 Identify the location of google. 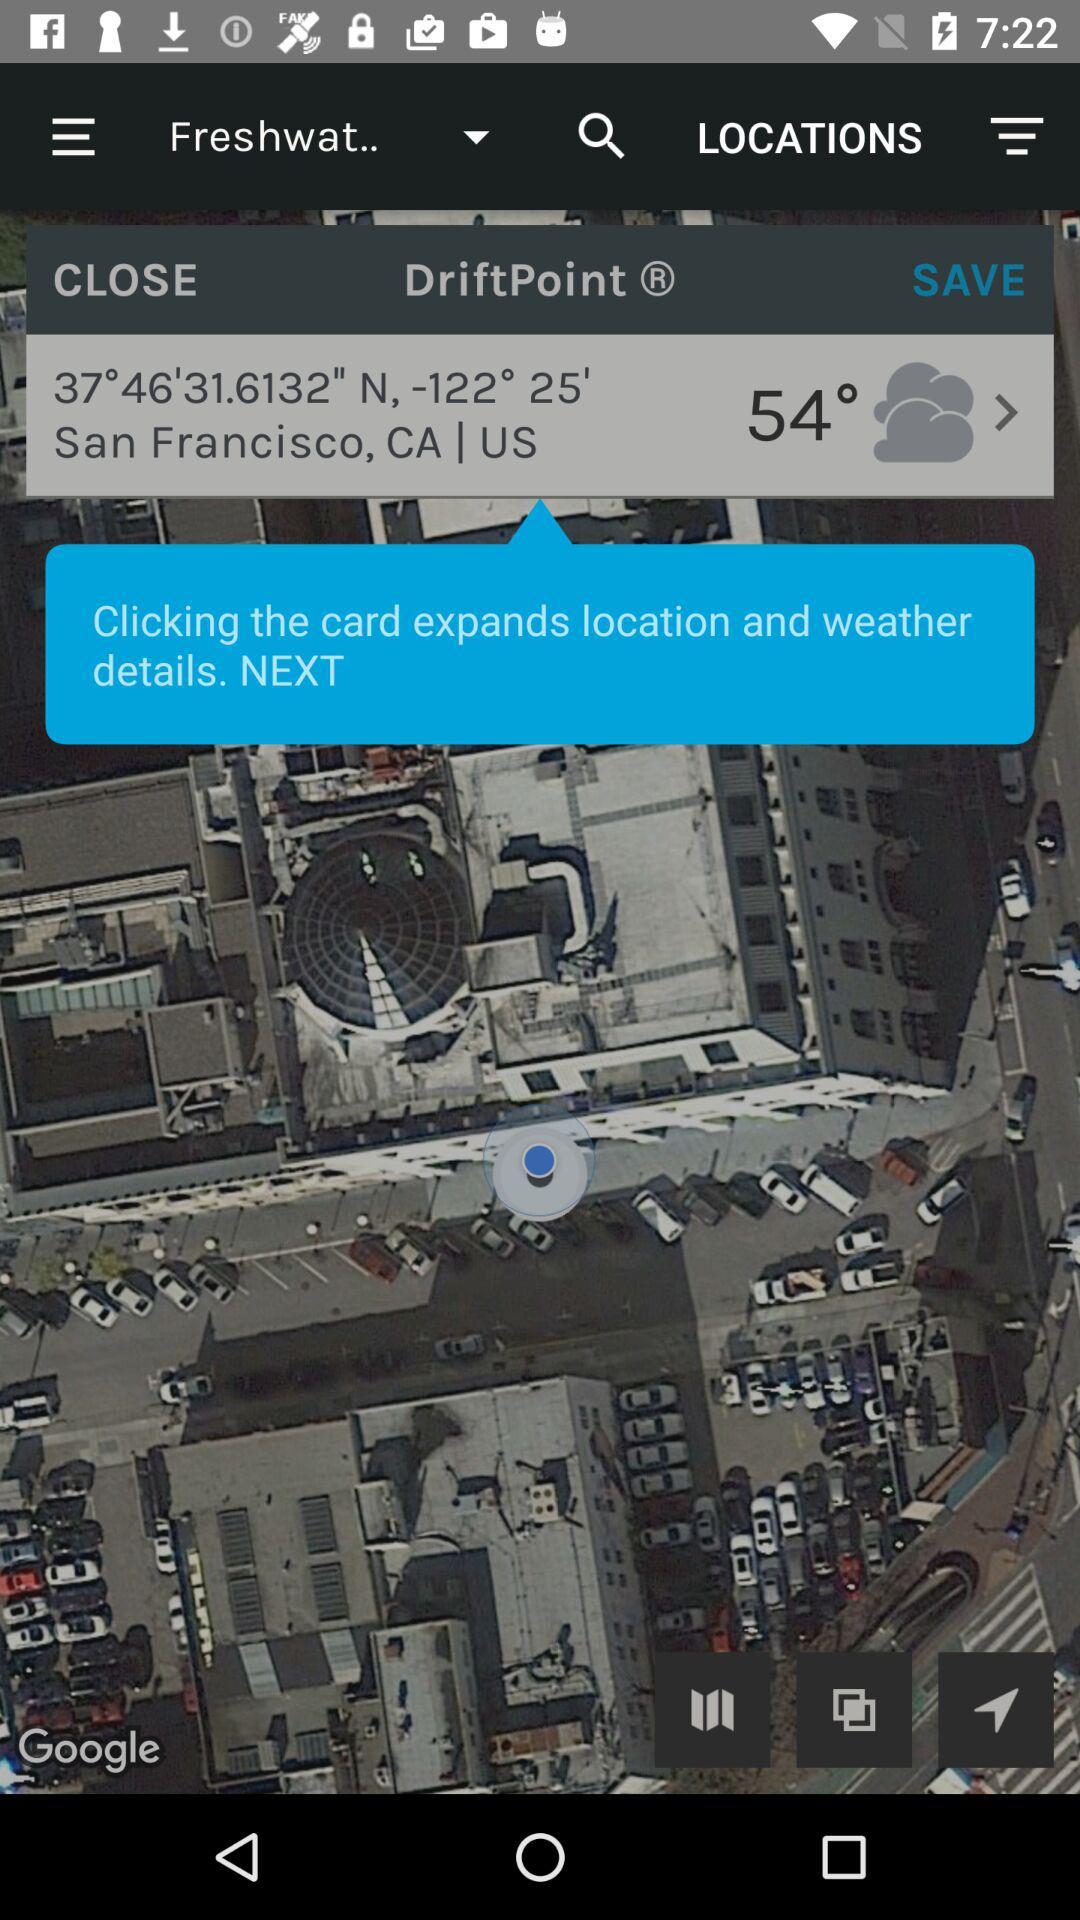
(995, 1708).